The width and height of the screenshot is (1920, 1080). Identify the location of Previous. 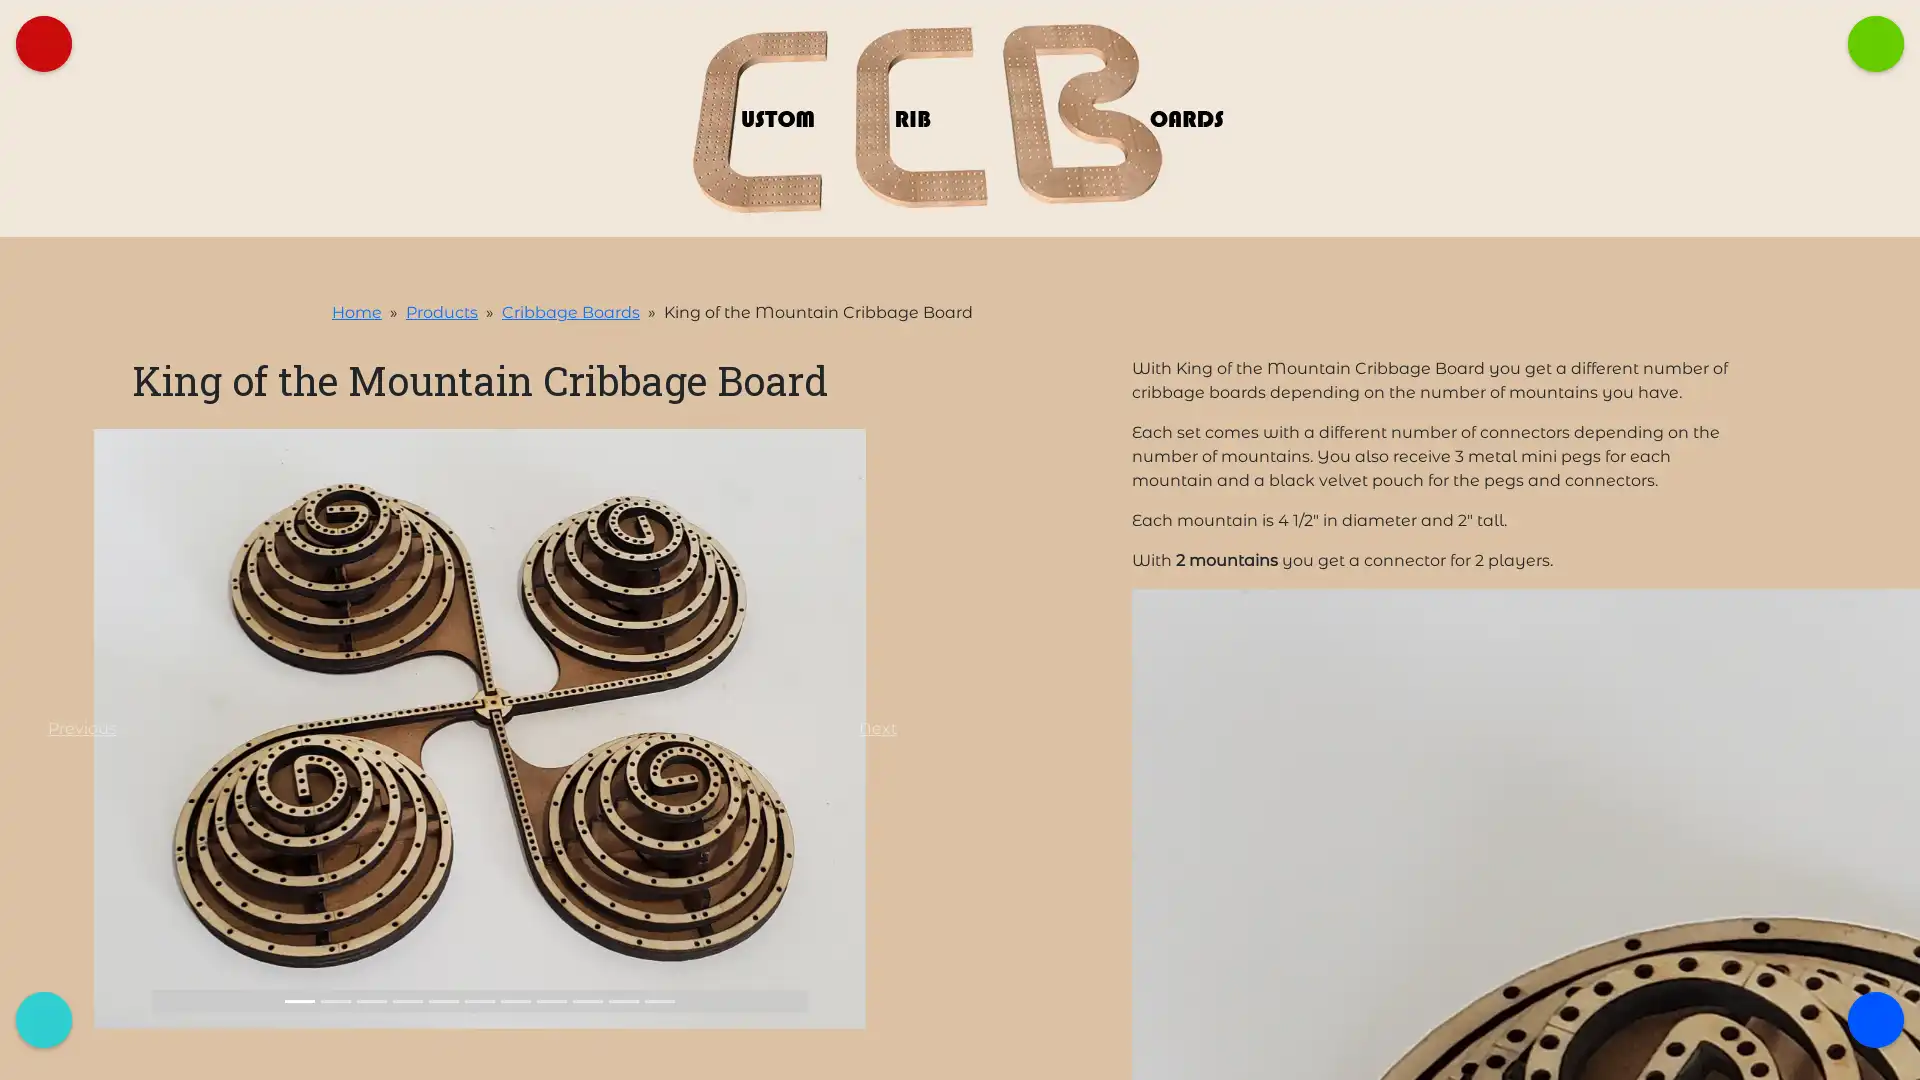
(80, 729).